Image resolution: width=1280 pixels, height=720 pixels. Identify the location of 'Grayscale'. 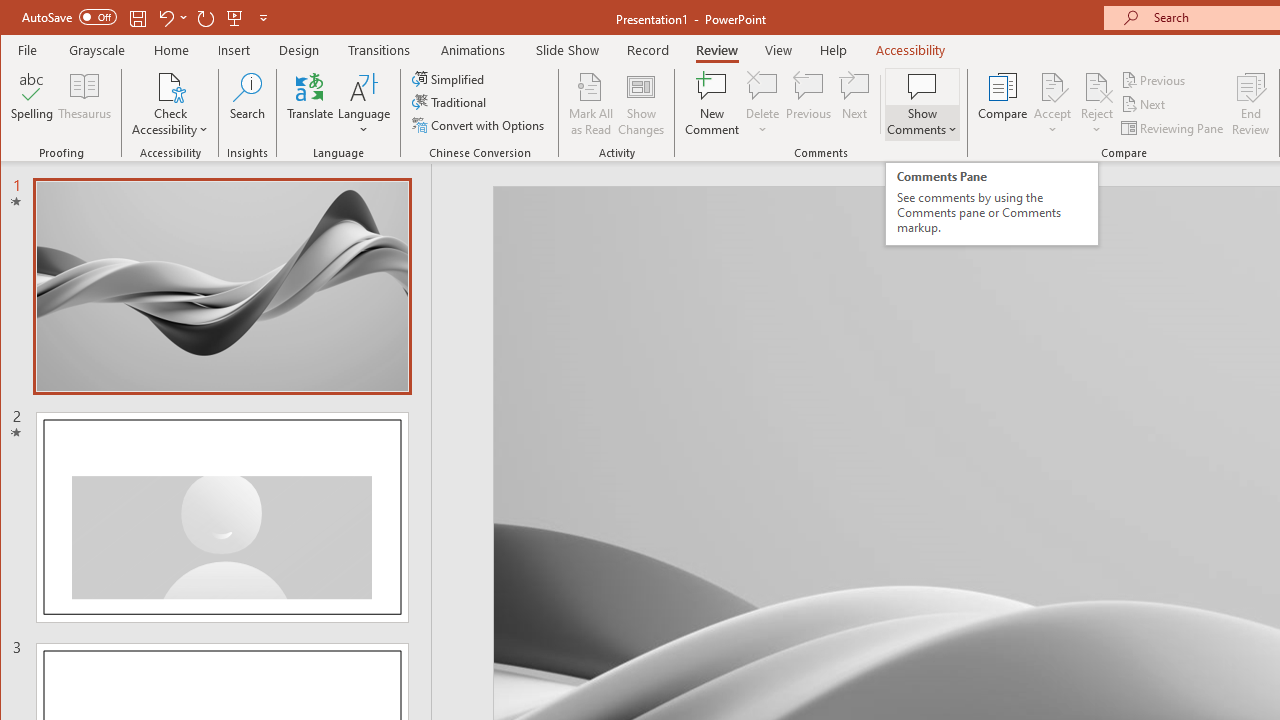
(96, 49).